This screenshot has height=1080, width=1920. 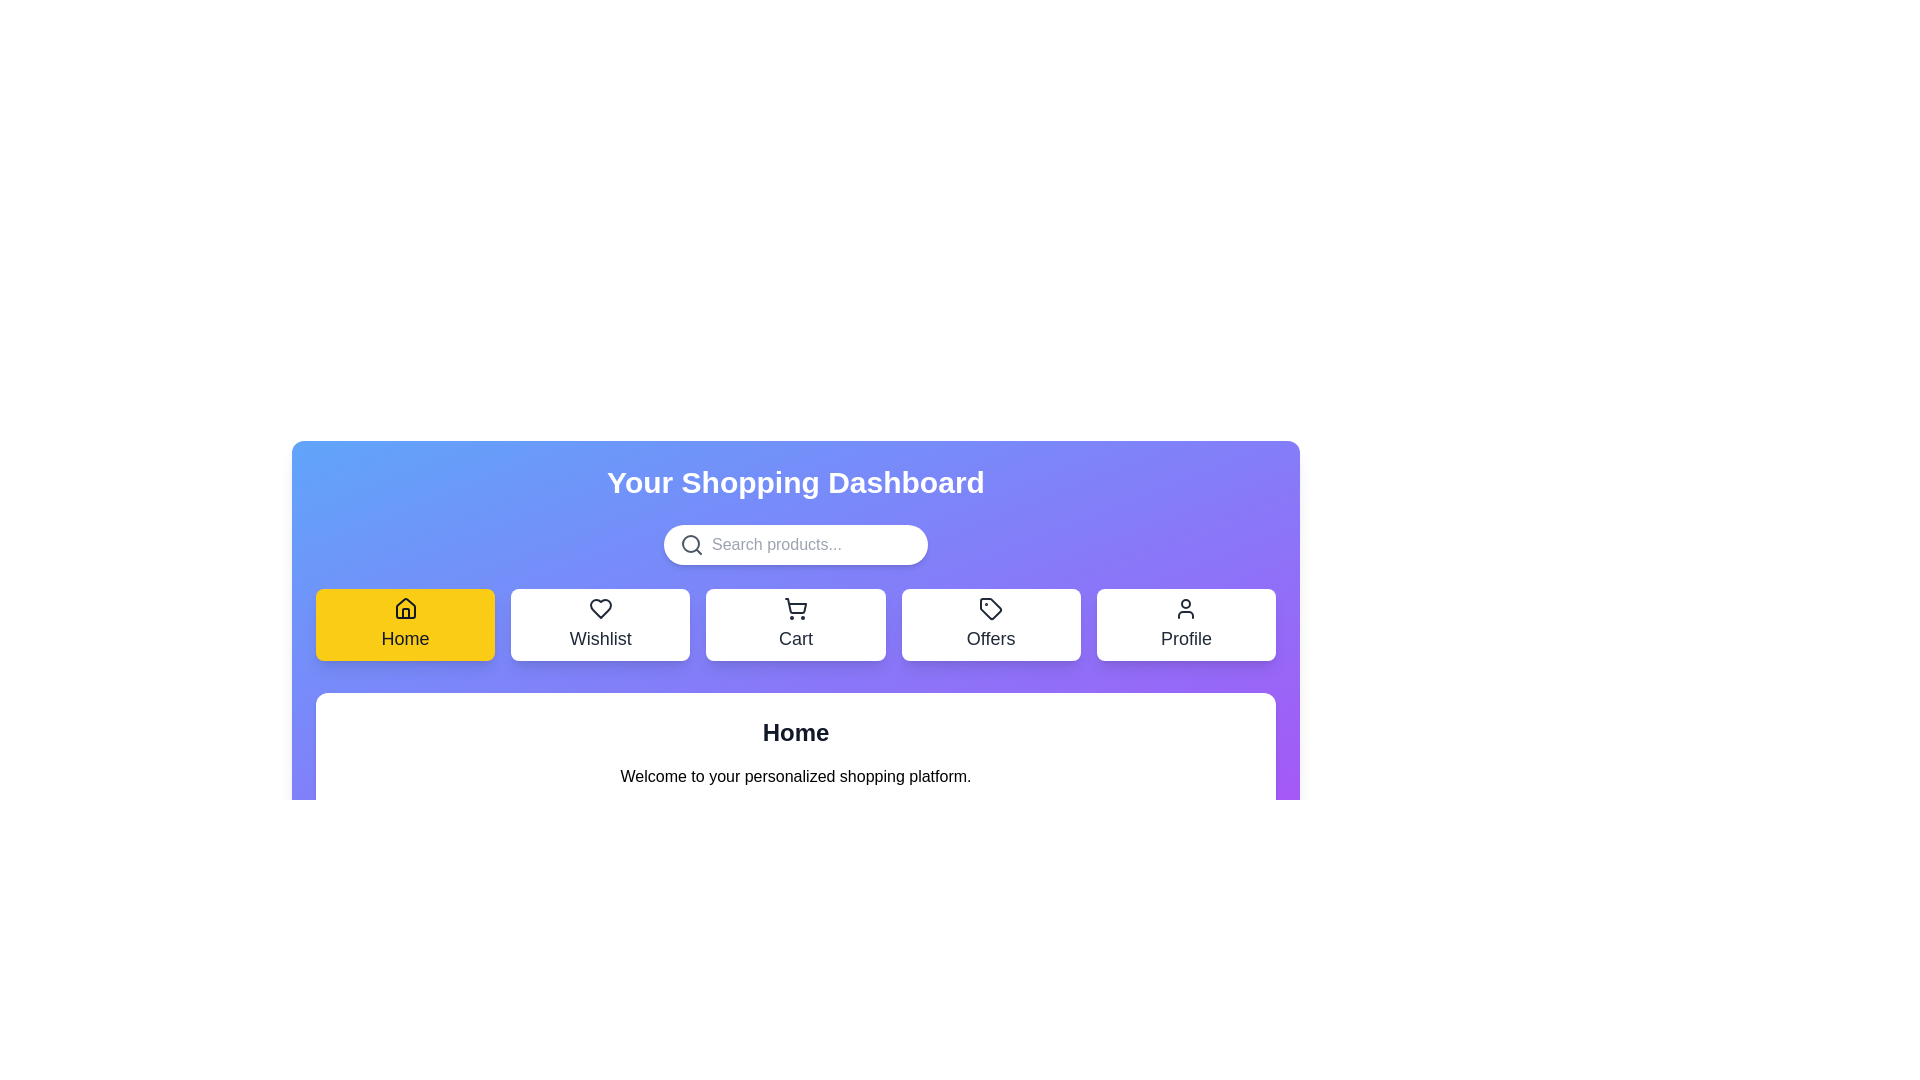 What do you see at coordinates (404, 612) in the screenshot?
I see `the house icon graphic in the highlighted 'Home' navigation section, which is positioned at the bottom of the house-shaped icon` at bounding box center [404, 612].